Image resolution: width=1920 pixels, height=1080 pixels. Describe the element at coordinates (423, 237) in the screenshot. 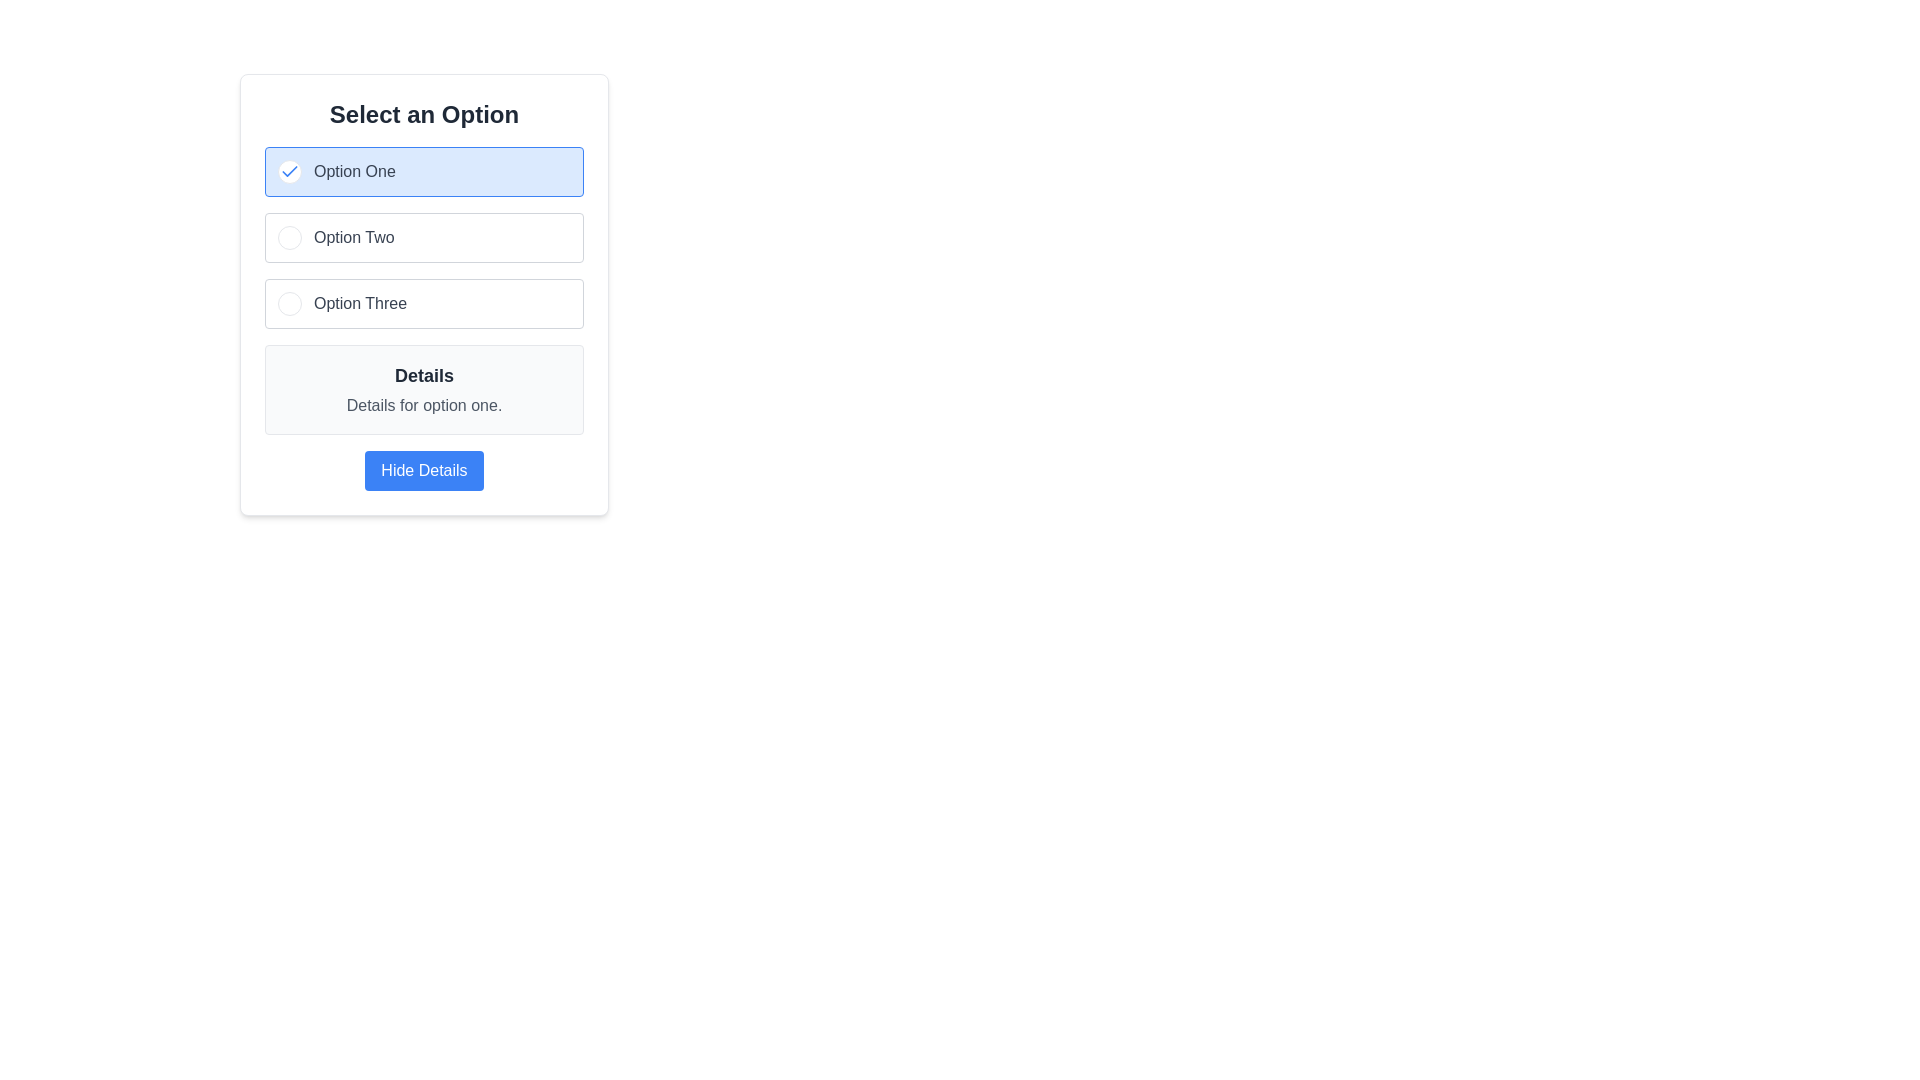

I see `the second radio button labeled 'Option Two'` at that location.